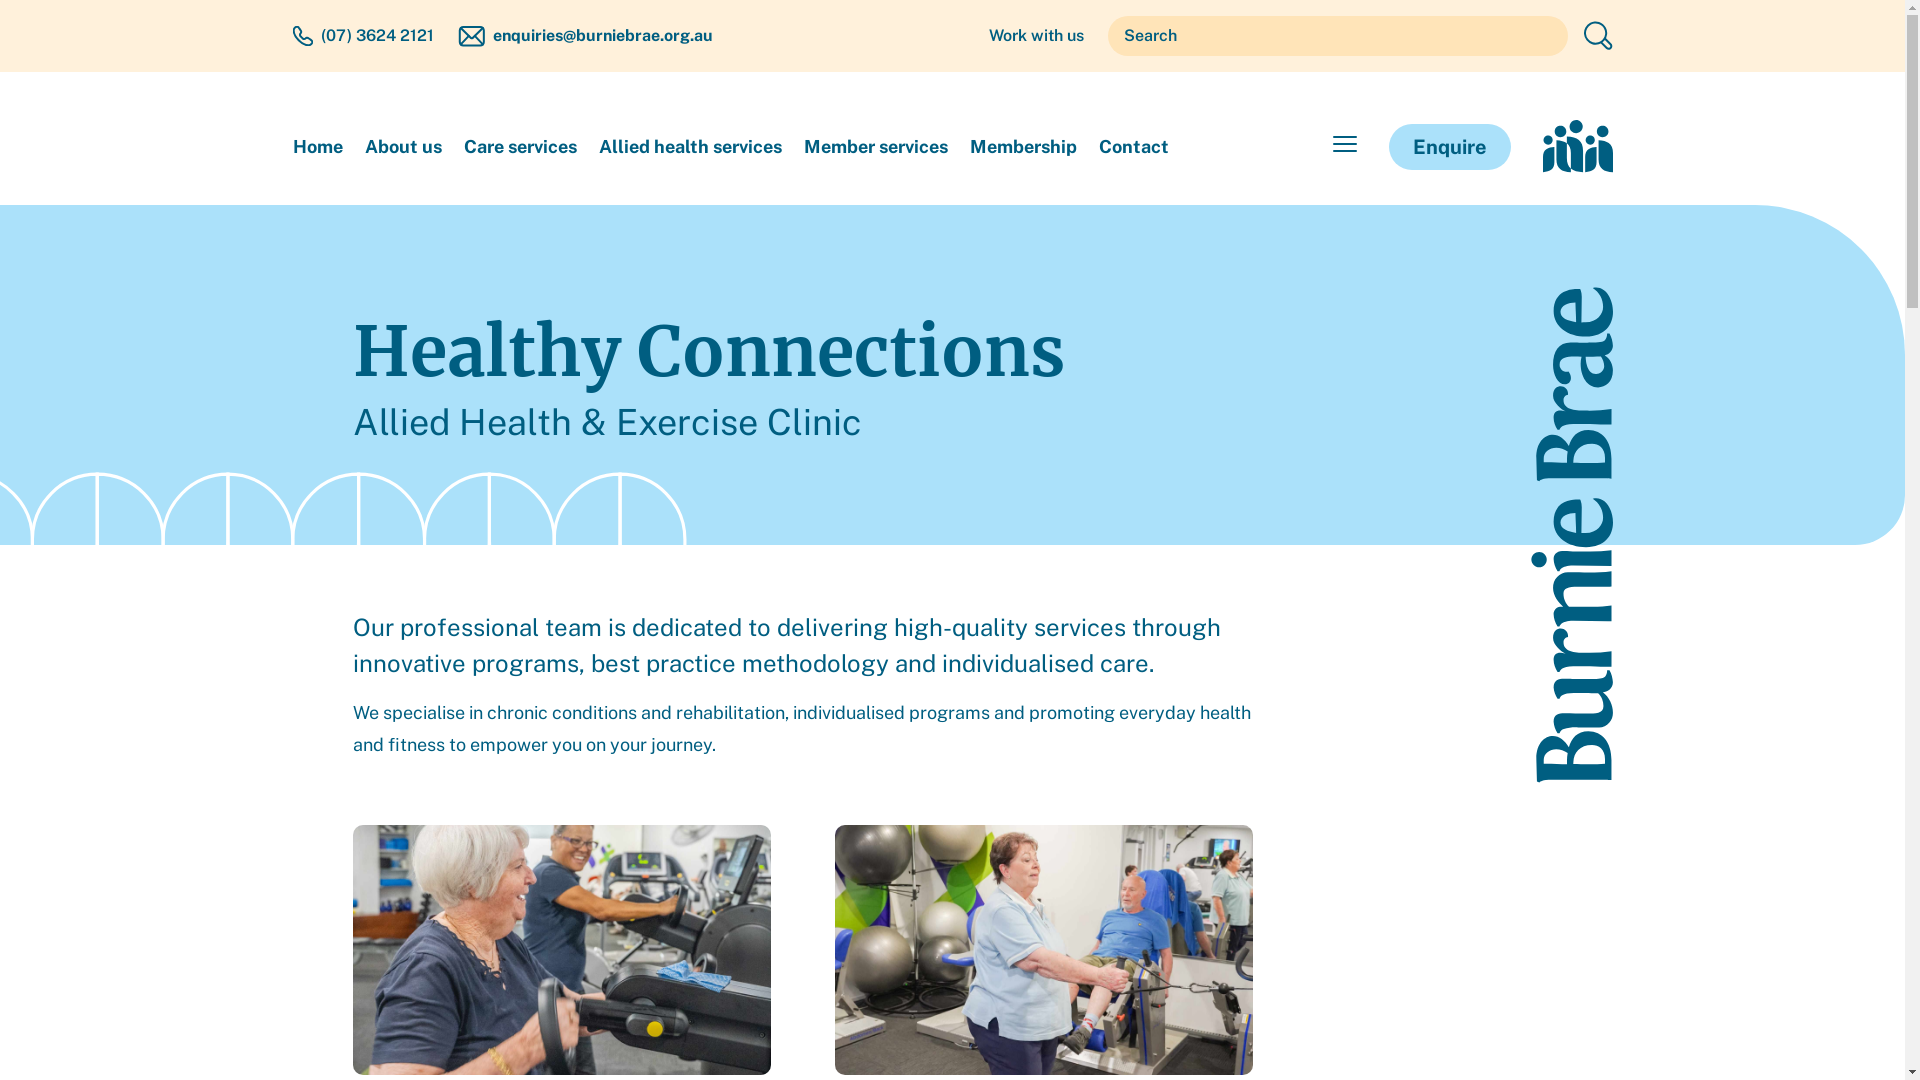 The height and width of the screenshot is (1080, 1920). Describe the element at coordinates (520, 145) in the screenshot. I see `'Care services'` at that location.